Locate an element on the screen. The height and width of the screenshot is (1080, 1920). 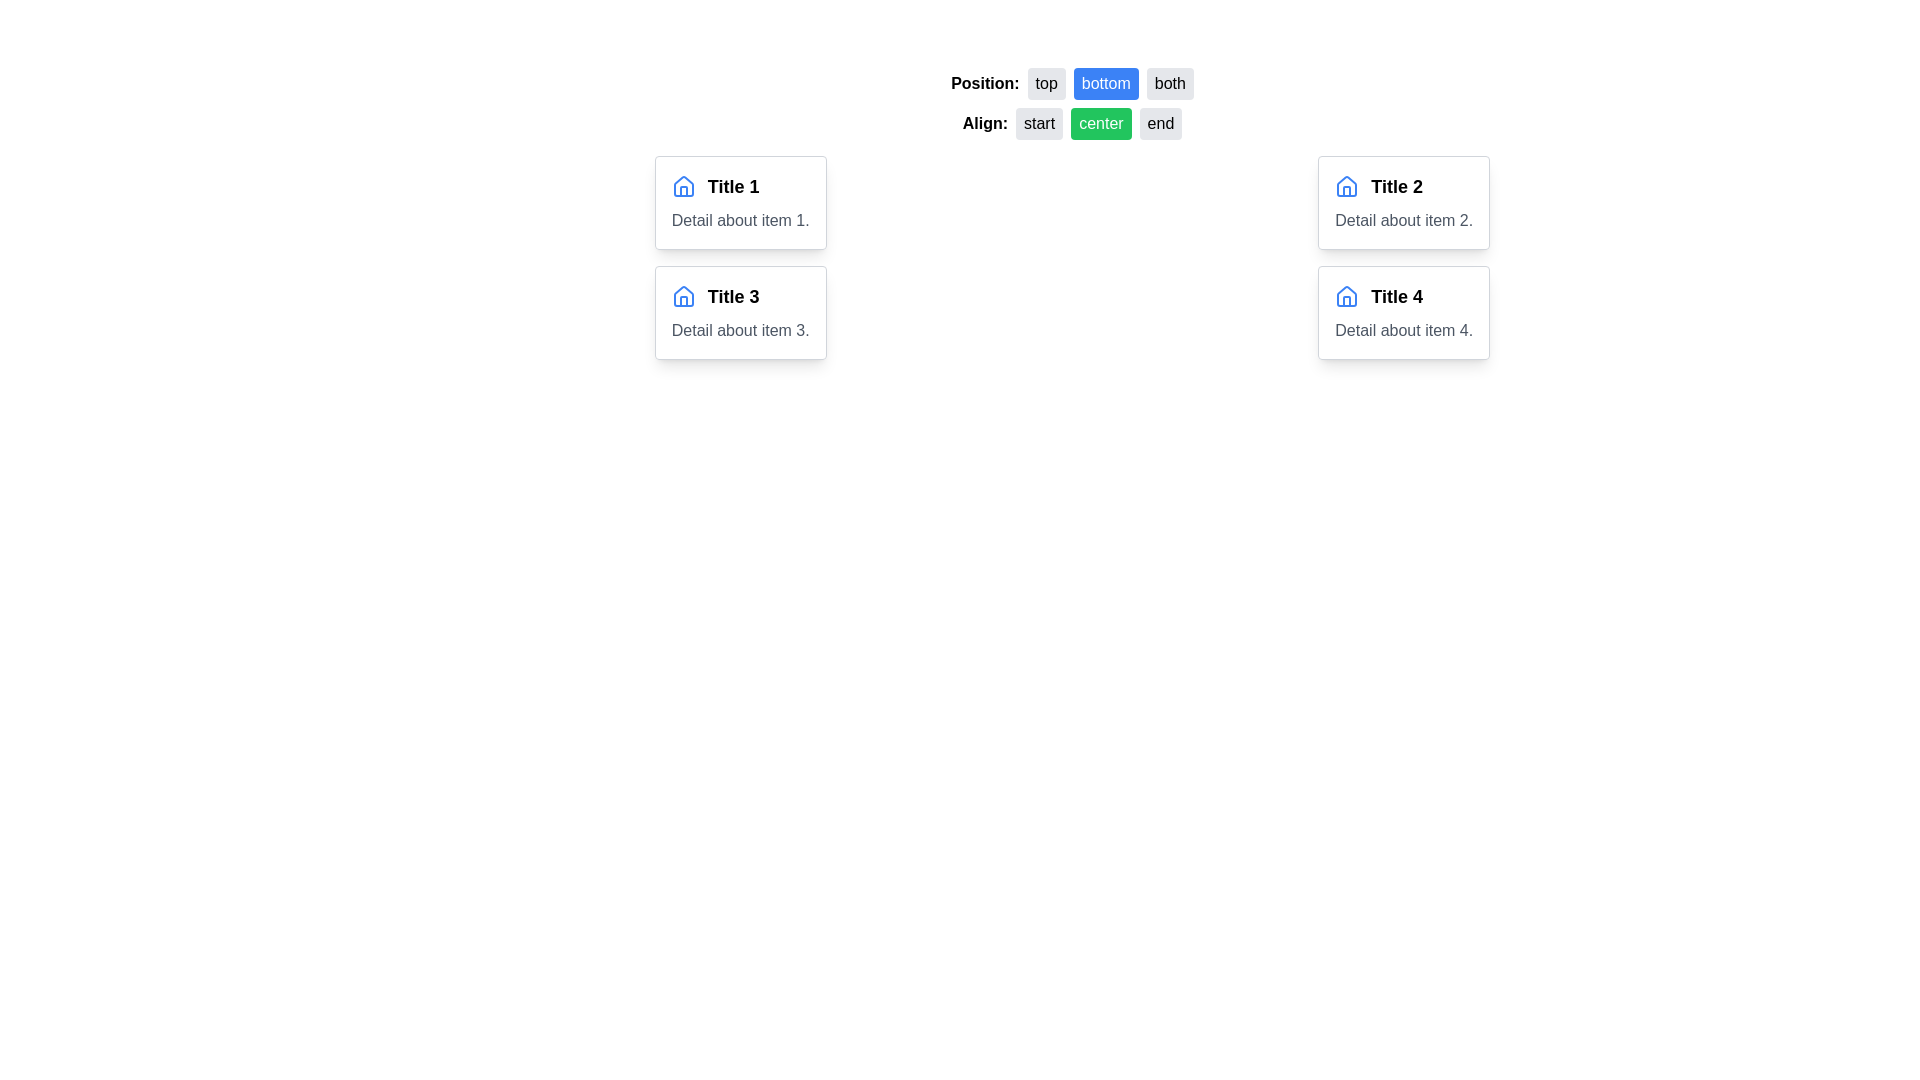
the descriptive Text label for alignment options positioned before the buttons labeled 'start', 'center', and 'end' is located at coordinates (985, 123).